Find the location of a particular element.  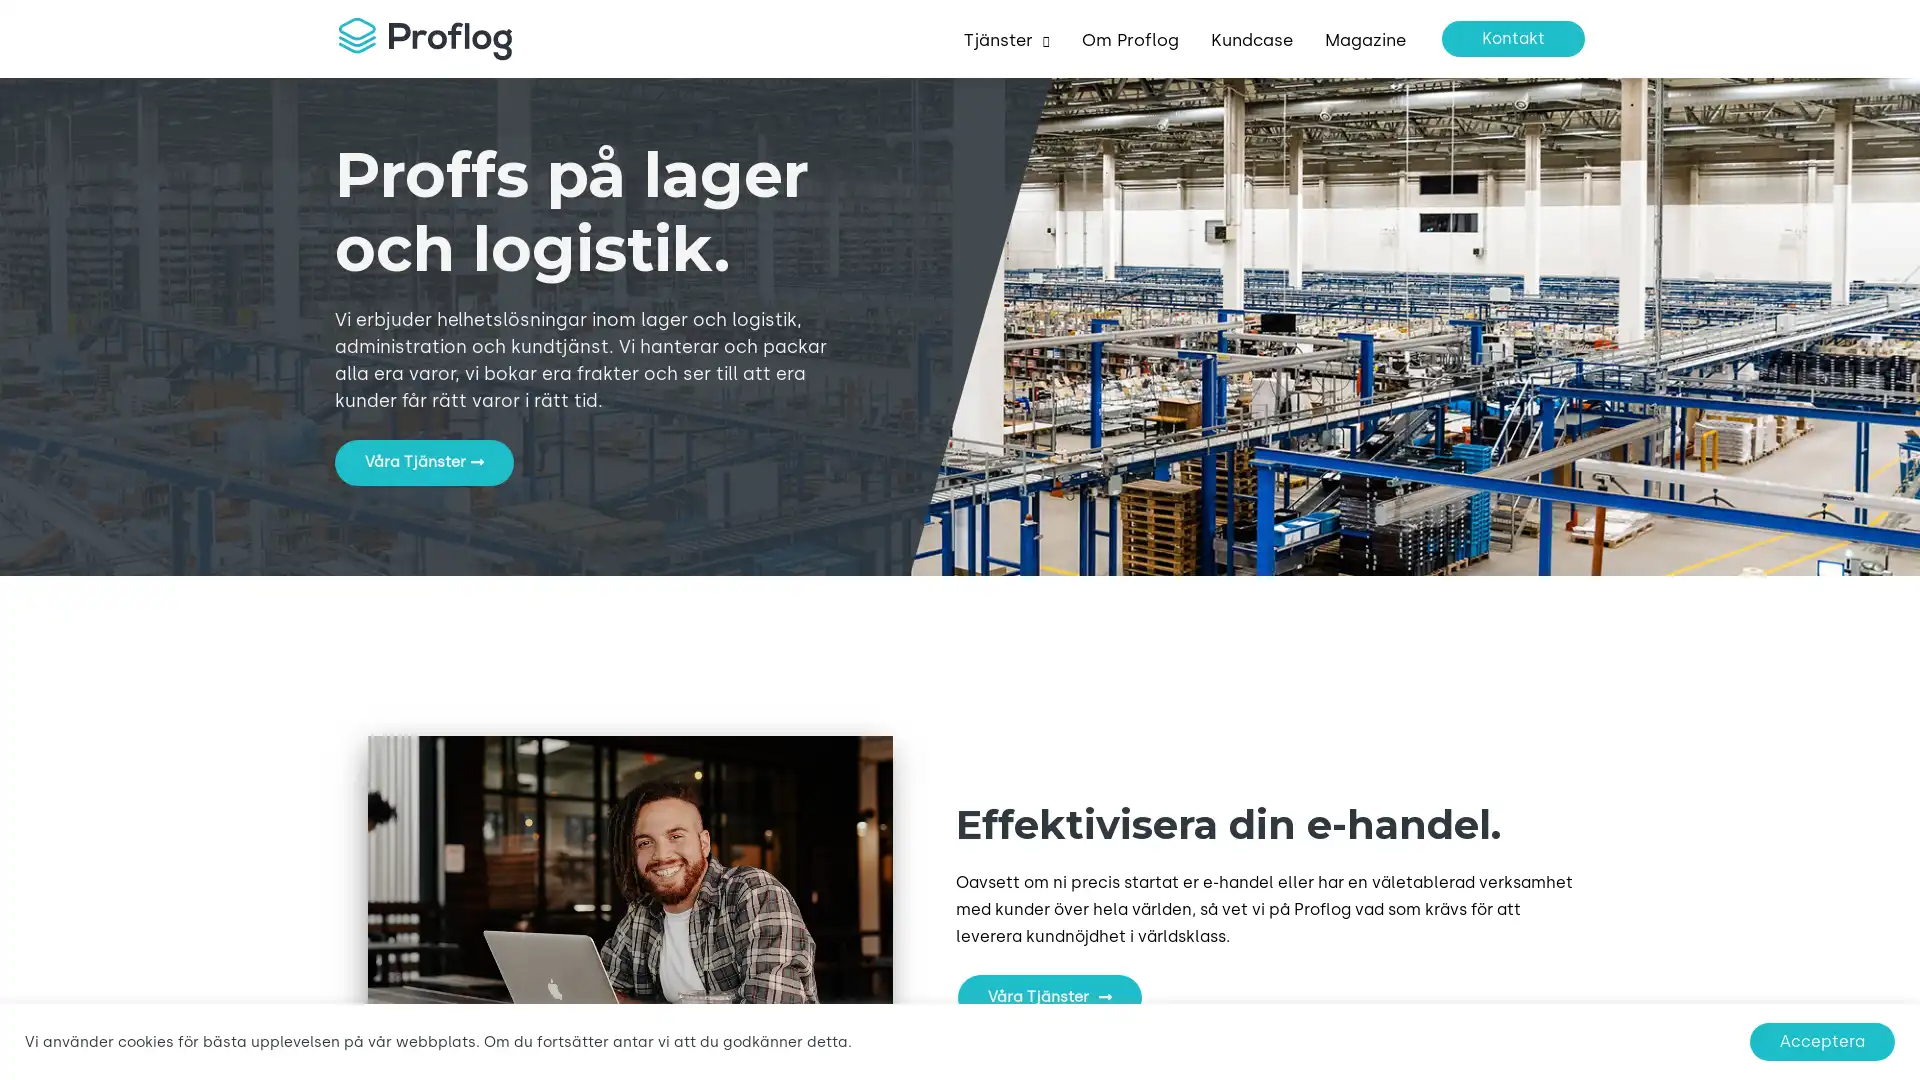

Vara Tjanster is located at coordinates (1048, 998).